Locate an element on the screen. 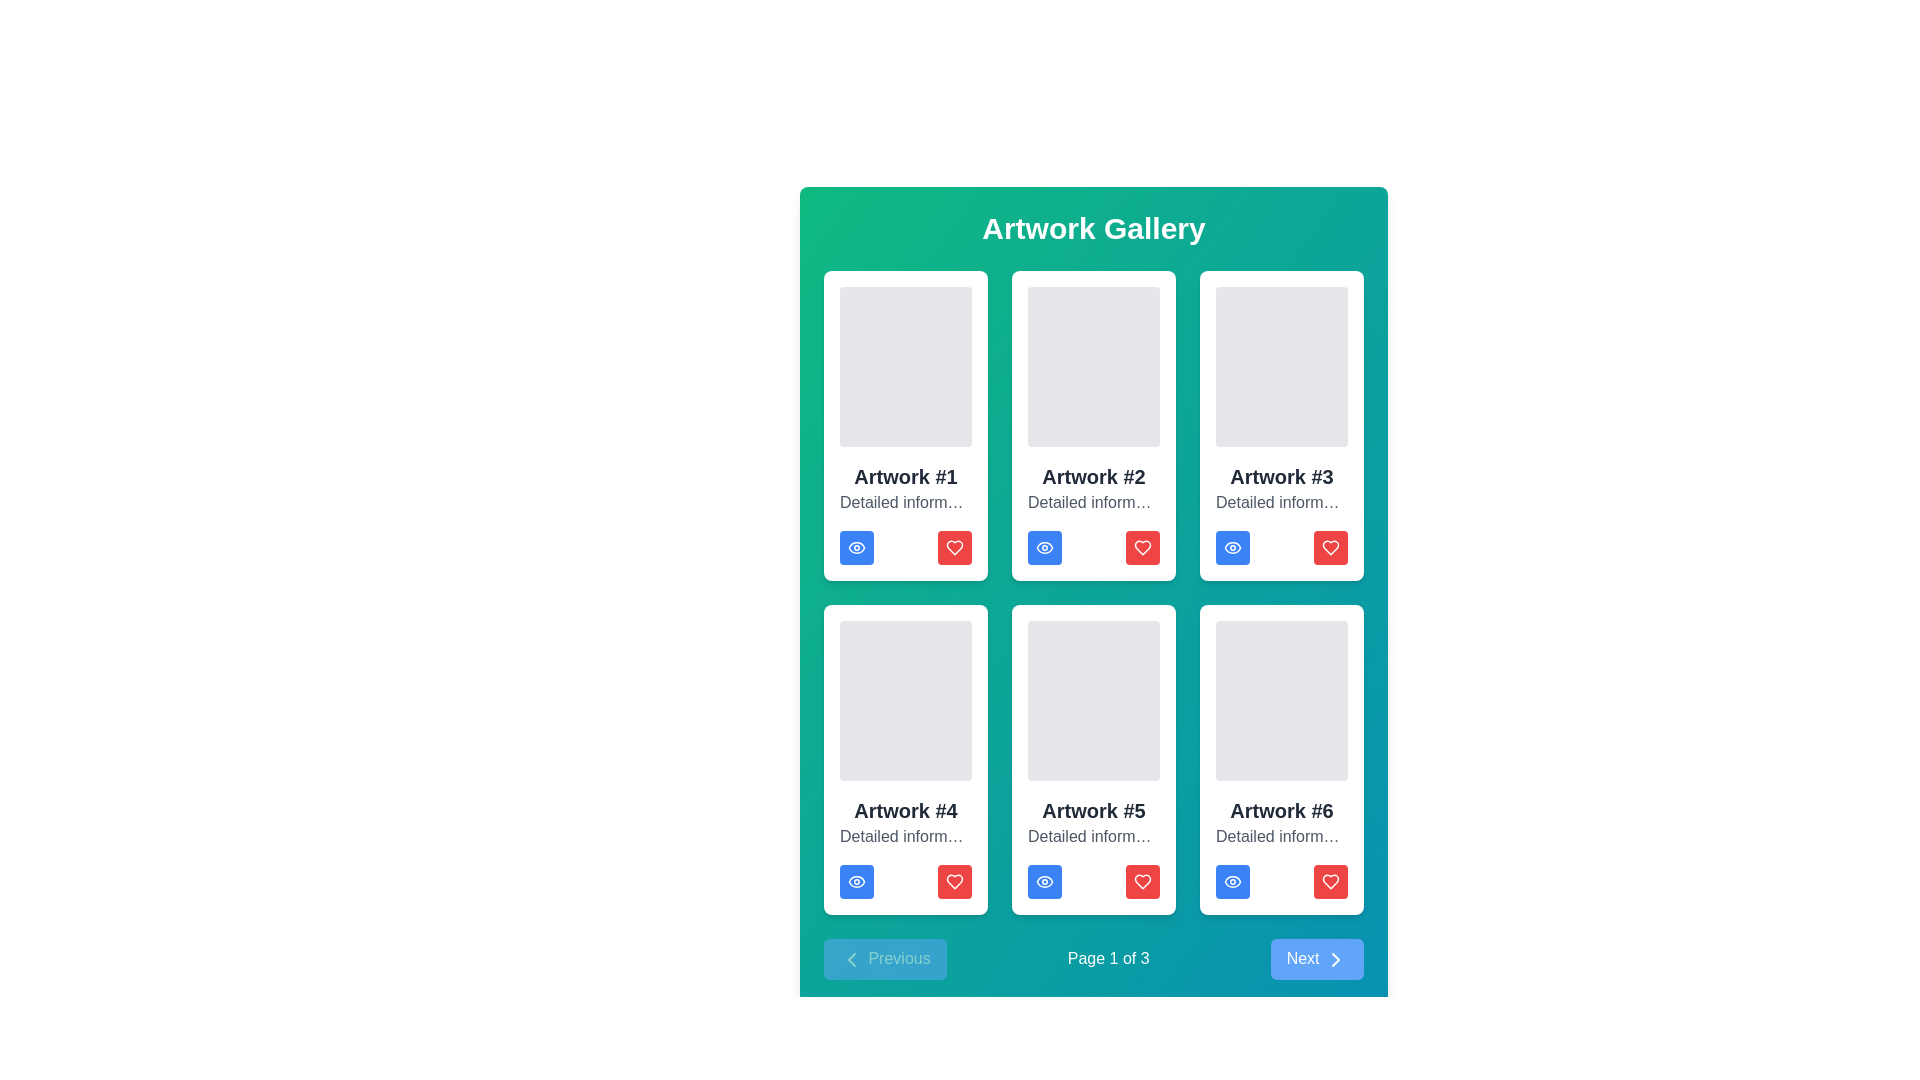 The width and height of the screenshot is (1920, 1080). the right-facing chevron icon located at the far right side of the blue 'Next' button is located at coordinates (1335, 958).